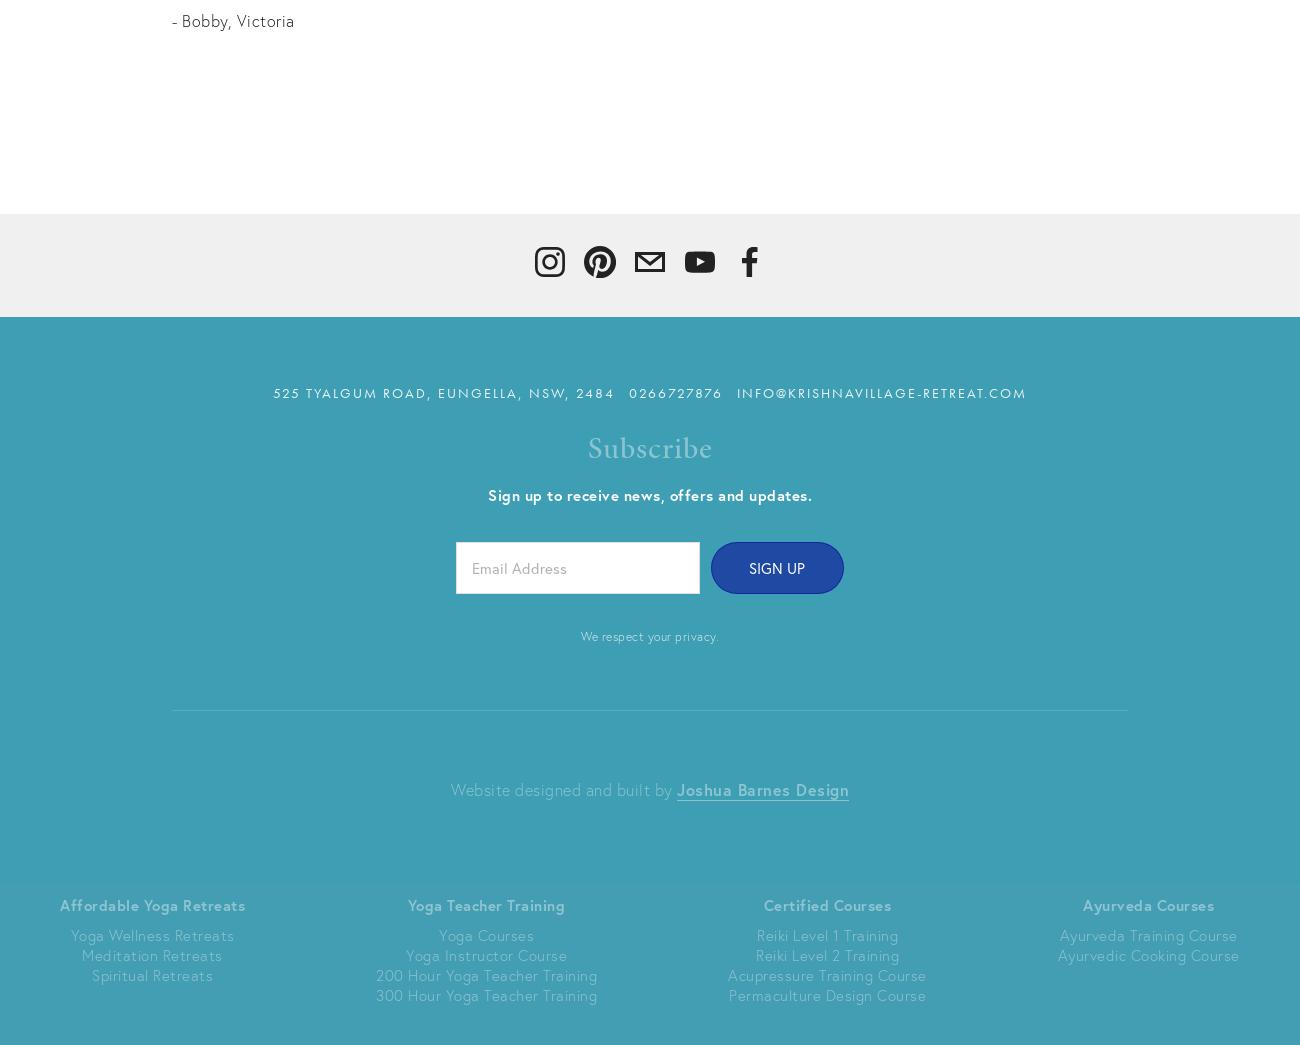  Describe the element at coordinates (1148, 952) in the screenshot. I see `'Ayurvedic Cooking Course'` at that location.